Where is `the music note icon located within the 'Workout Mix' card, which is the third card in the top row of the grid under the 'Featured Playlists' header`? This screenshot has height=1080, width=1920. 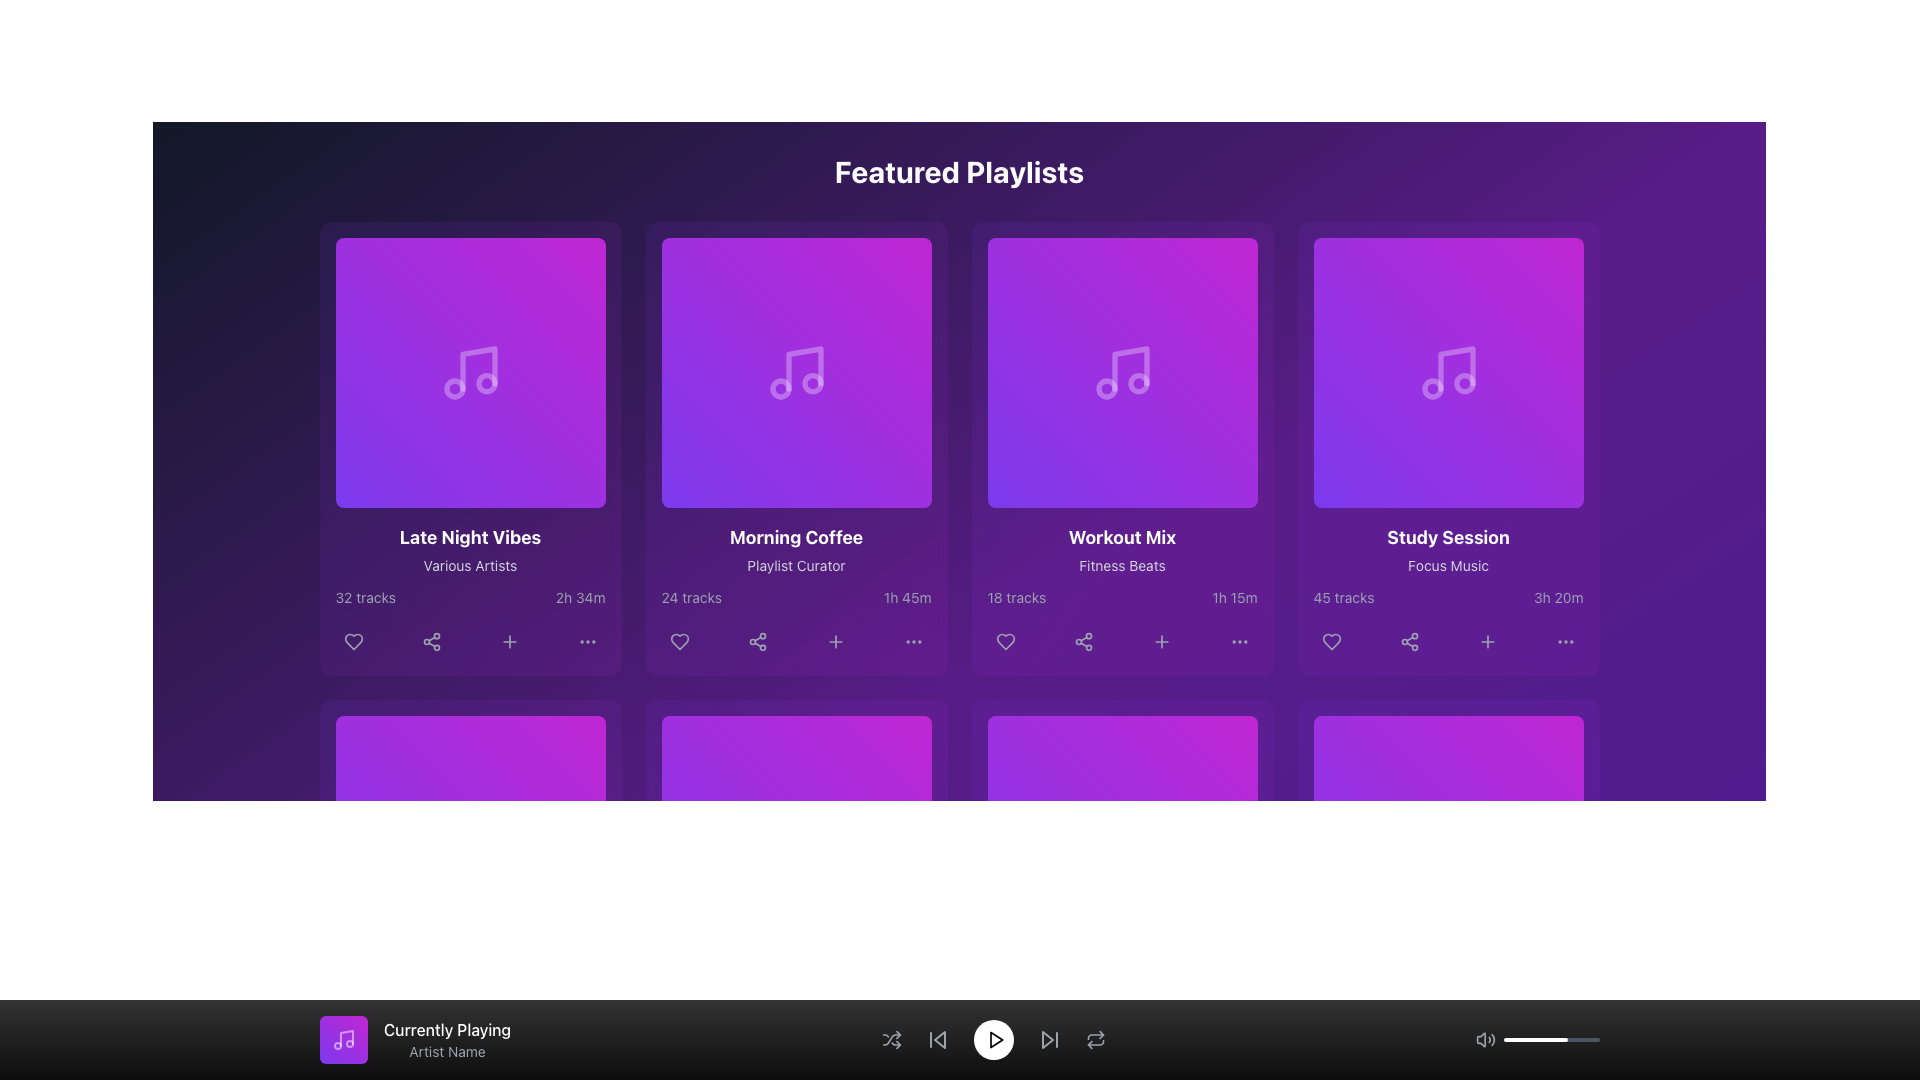 the music note icon located within the 'Workout Mix' card, which is the third card in the top row of the grid under the 'Featured Playlists' header is located at coordinates (1130, 369).